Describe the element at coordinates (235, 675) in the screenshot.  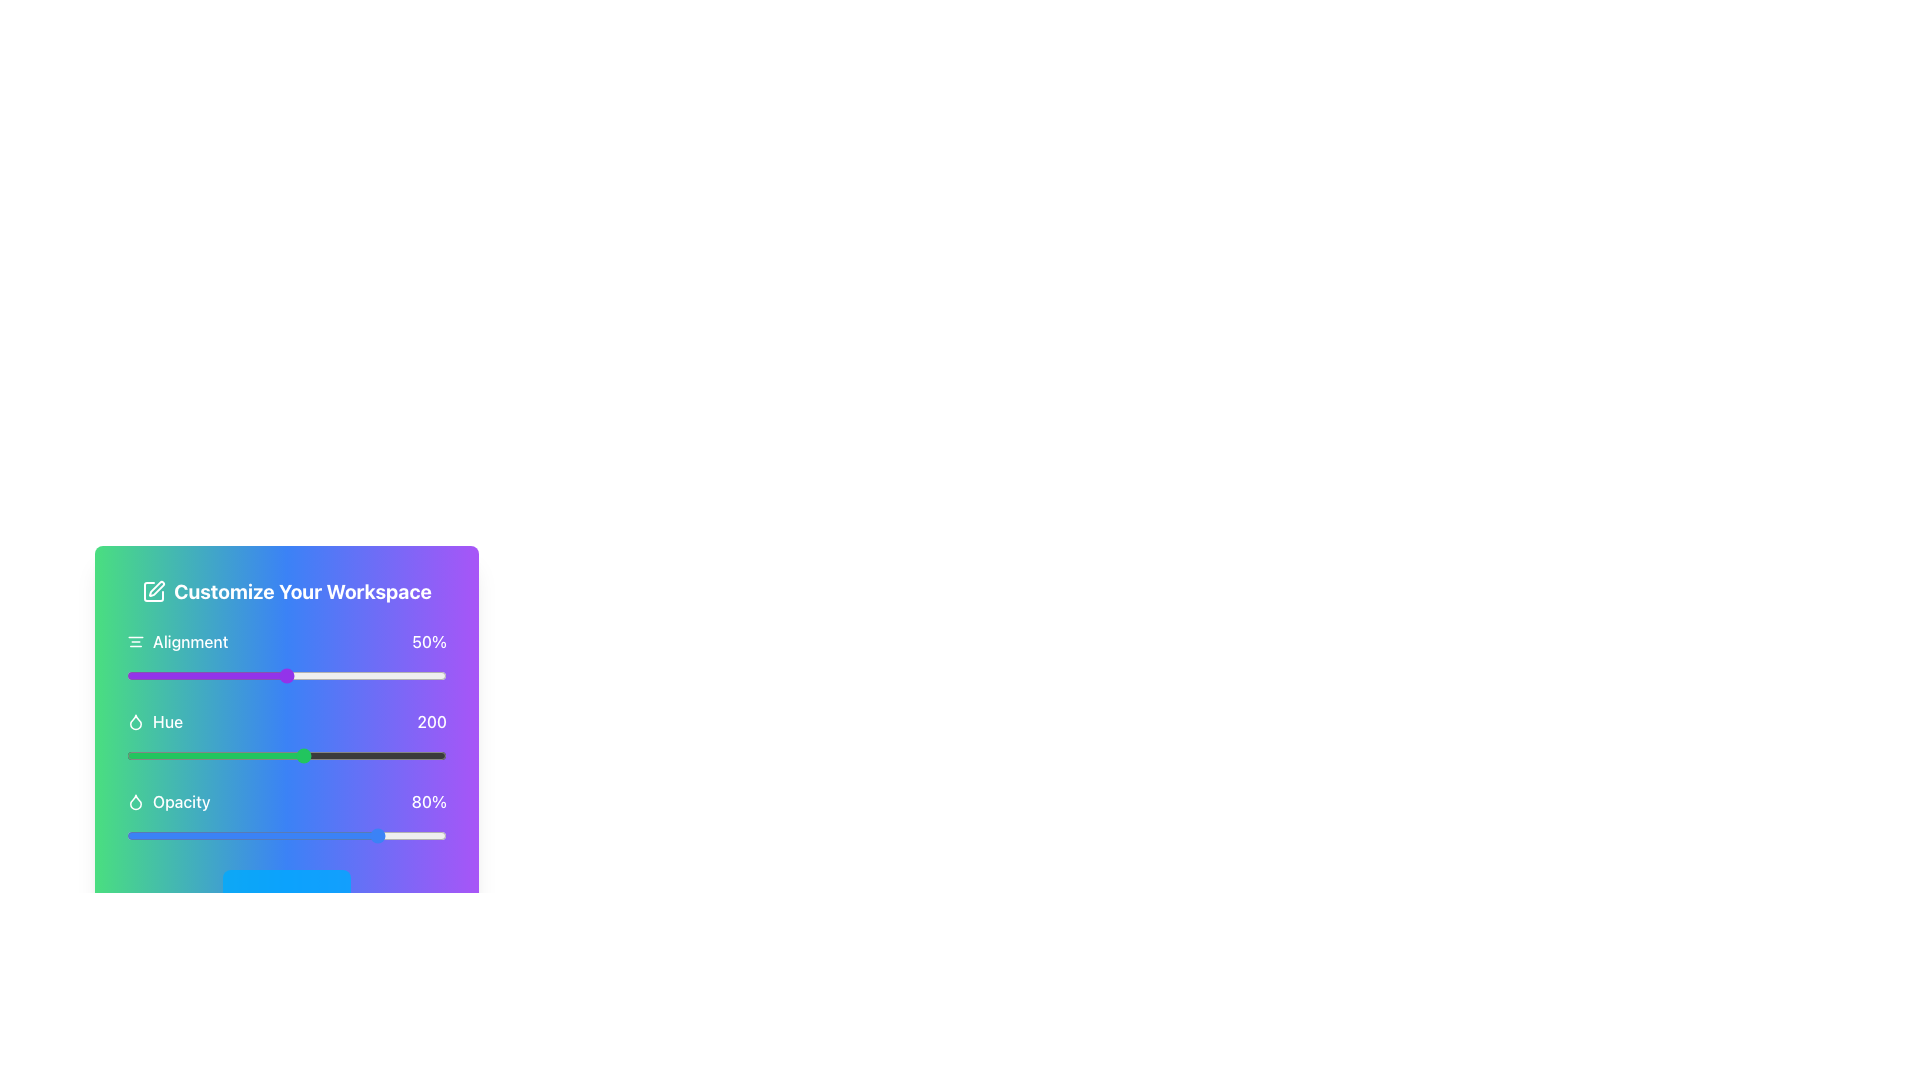
I see `the alignment percentage` at that location.